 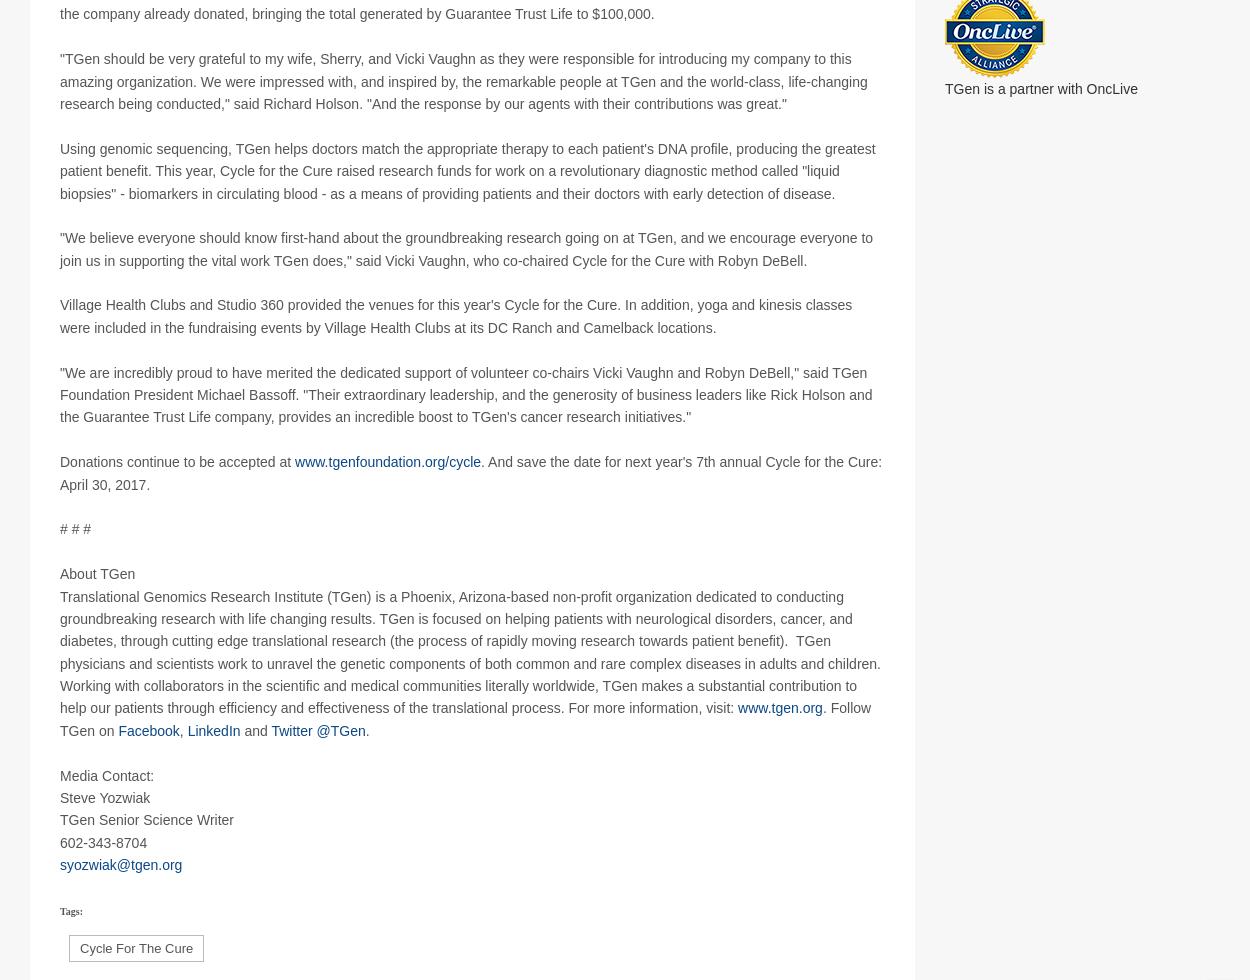 What do you see at coordinates (470, 495) in the screenshot?
I see `'. And save the date for next year's 7th annual Cycle for the Cure: April 30, 2017.'` at bounding box center [470, 495].